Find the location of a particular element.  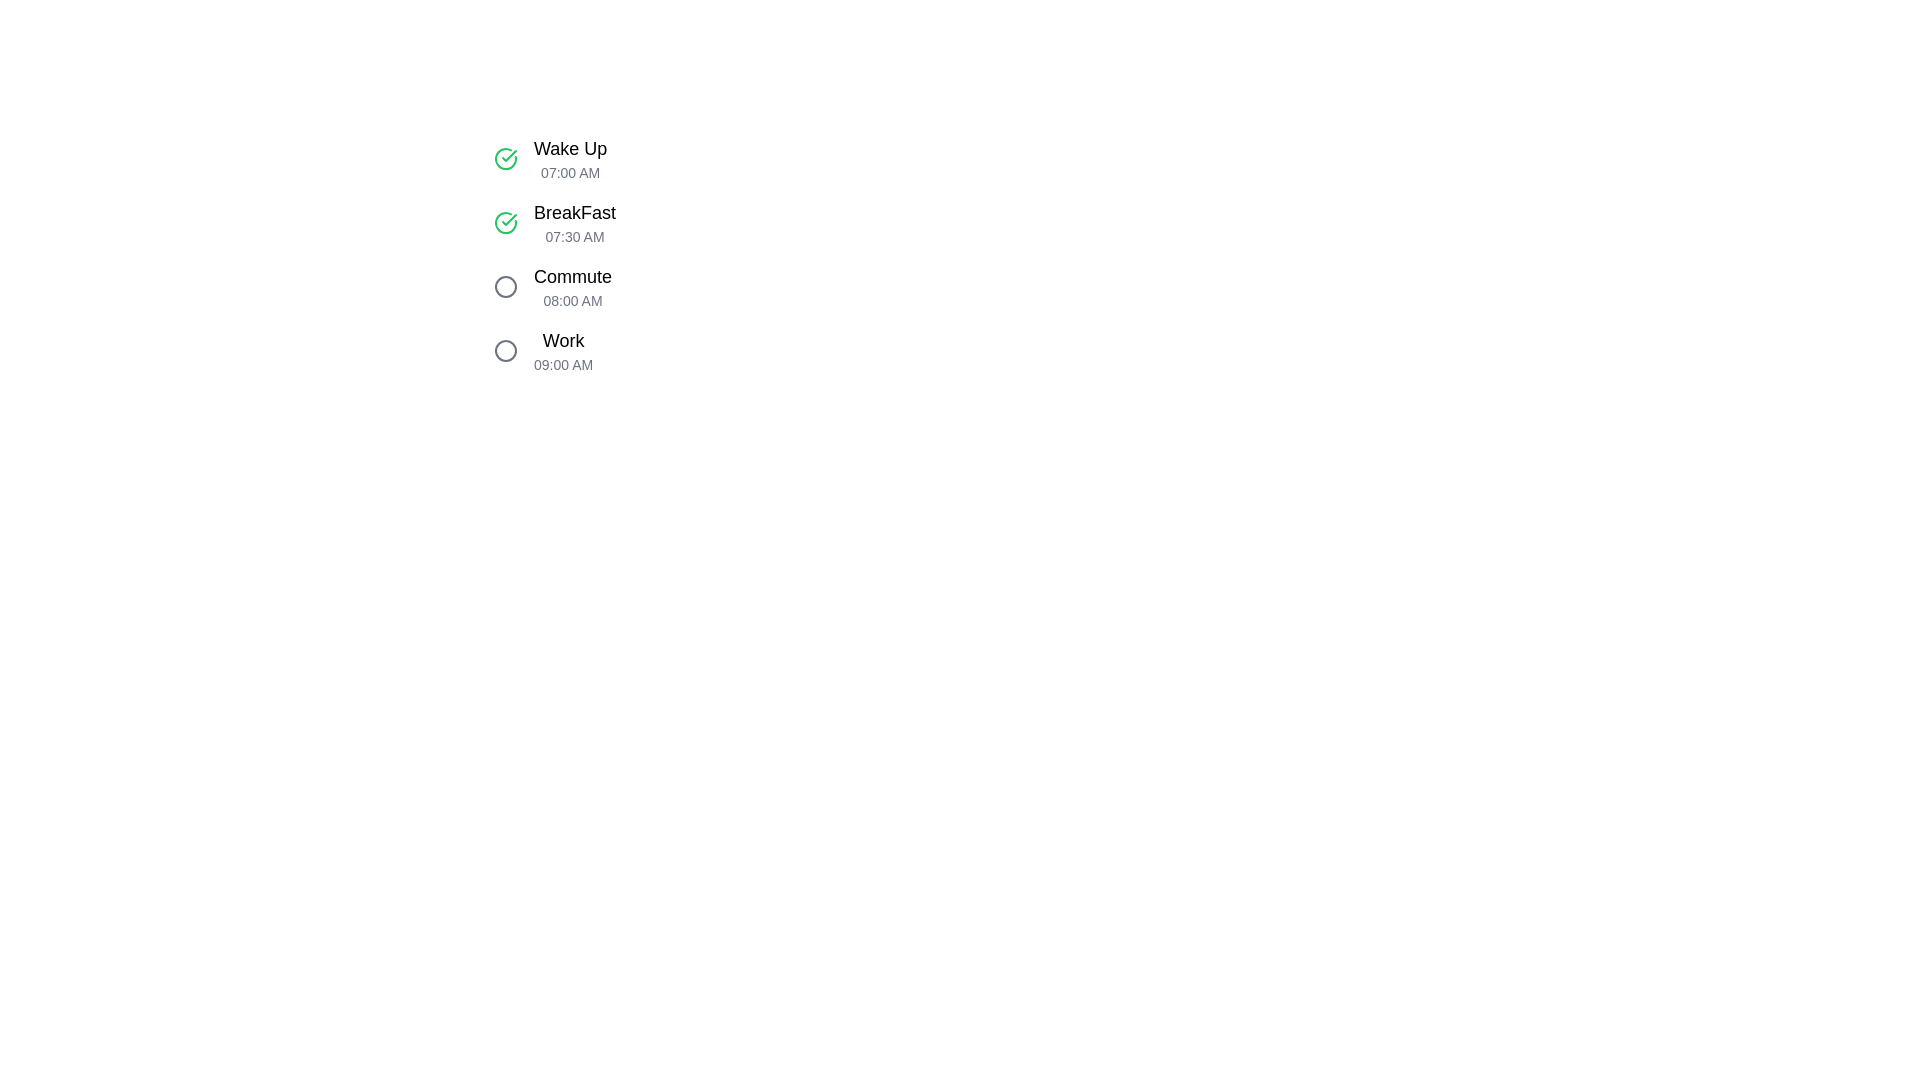

the green circular icon with a white tick mark located to the left of the text 'Wake Up' and '07:00 AM' to mark it as incomplete is located at coordinates (505, 157).